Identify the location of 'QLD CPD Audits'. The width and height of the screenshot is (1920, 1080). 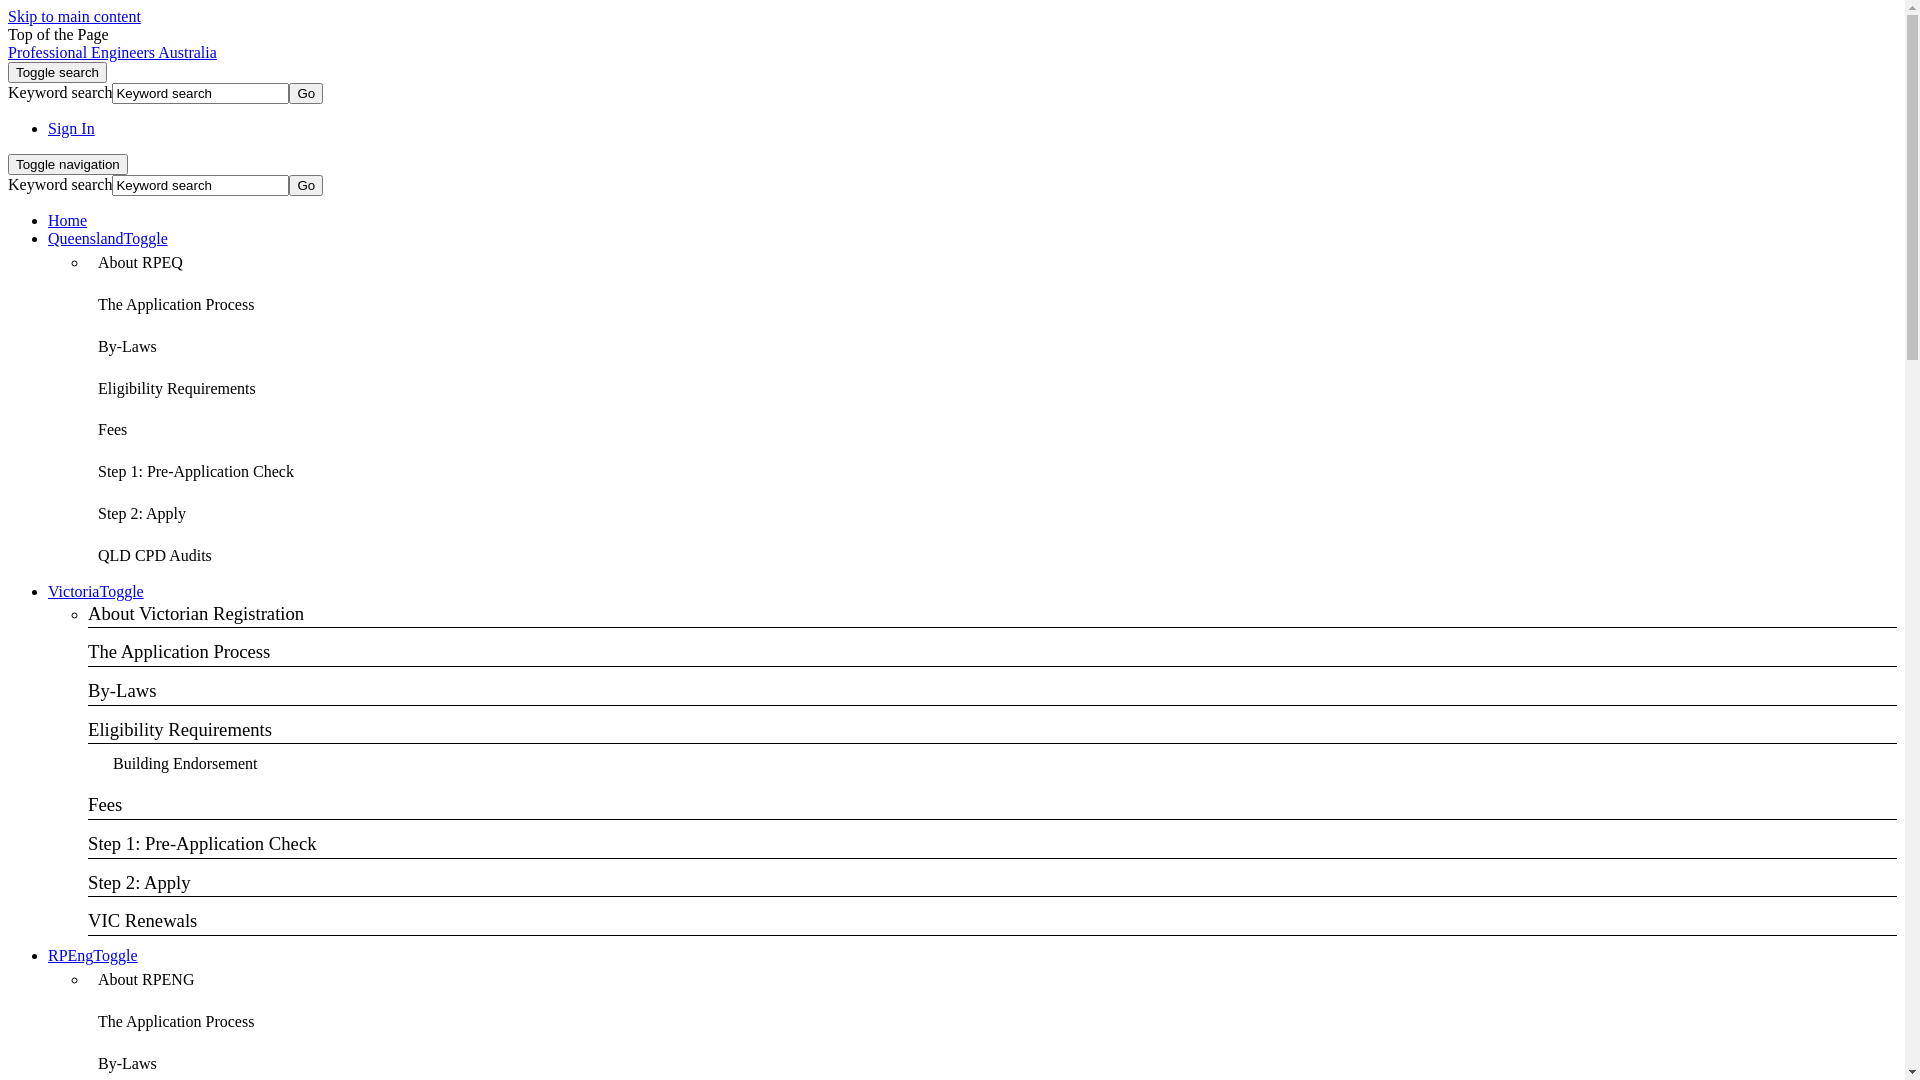
(153, 556).